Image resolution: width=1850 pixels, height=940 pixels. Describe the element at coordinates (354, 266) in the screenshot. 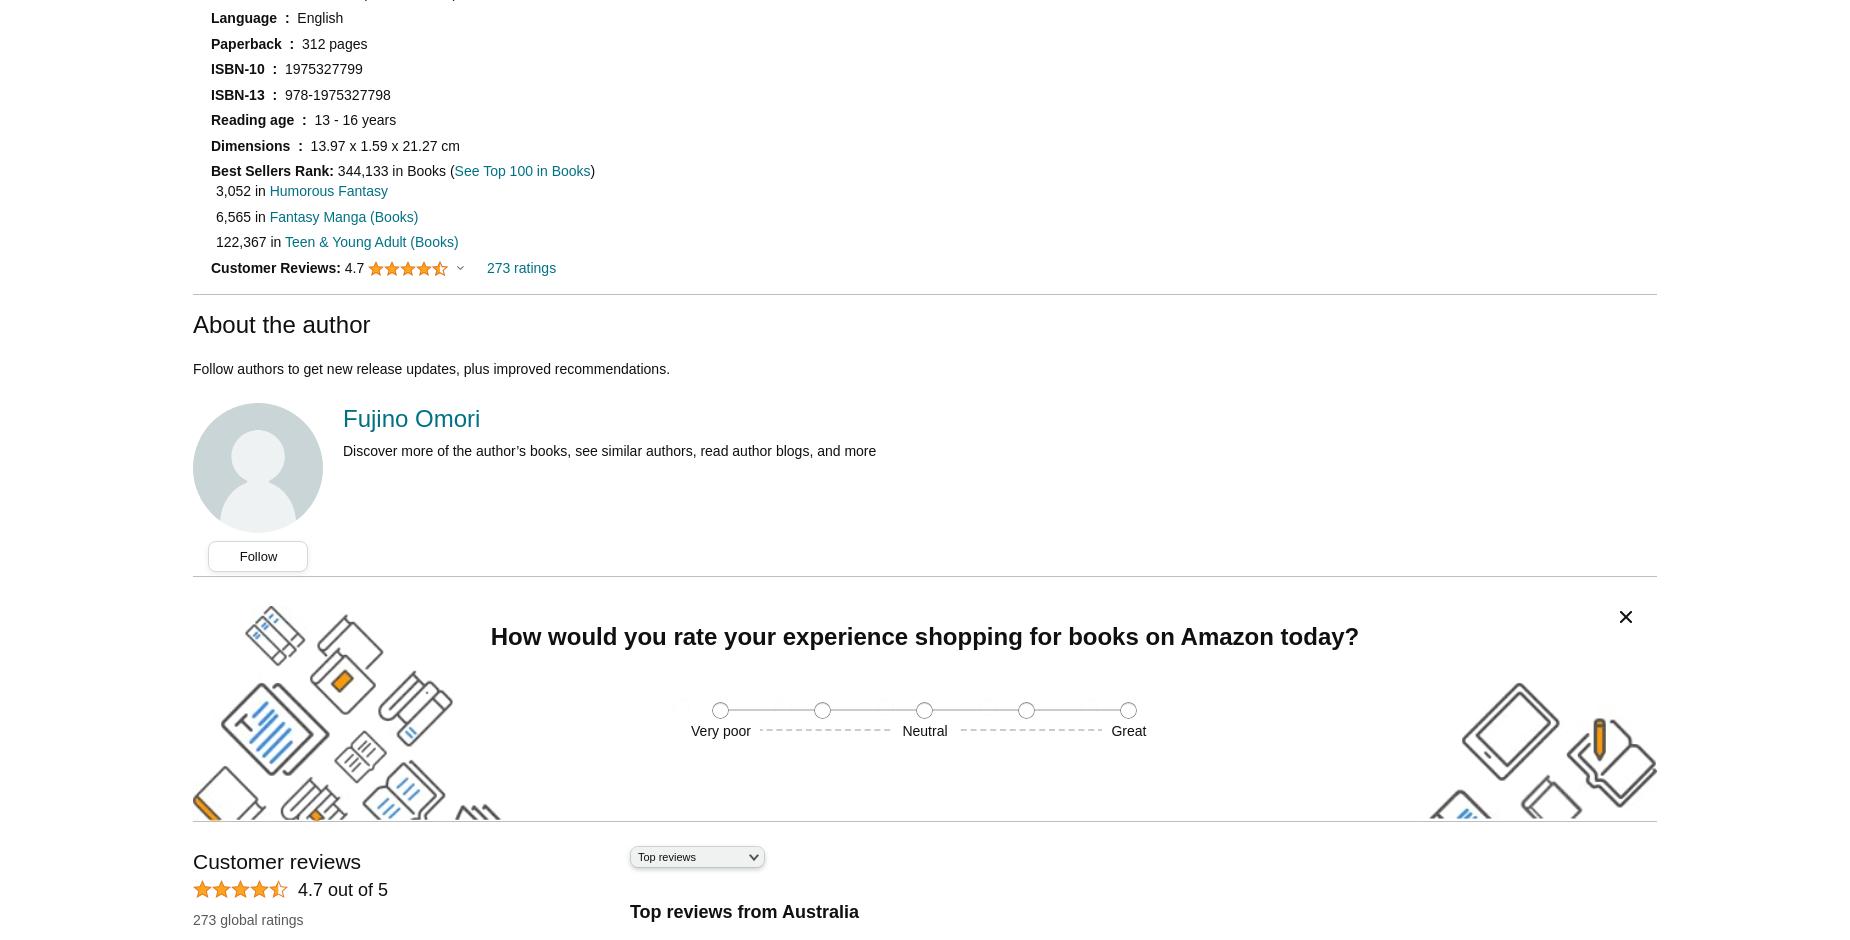

I see `'4.7'` at that location.